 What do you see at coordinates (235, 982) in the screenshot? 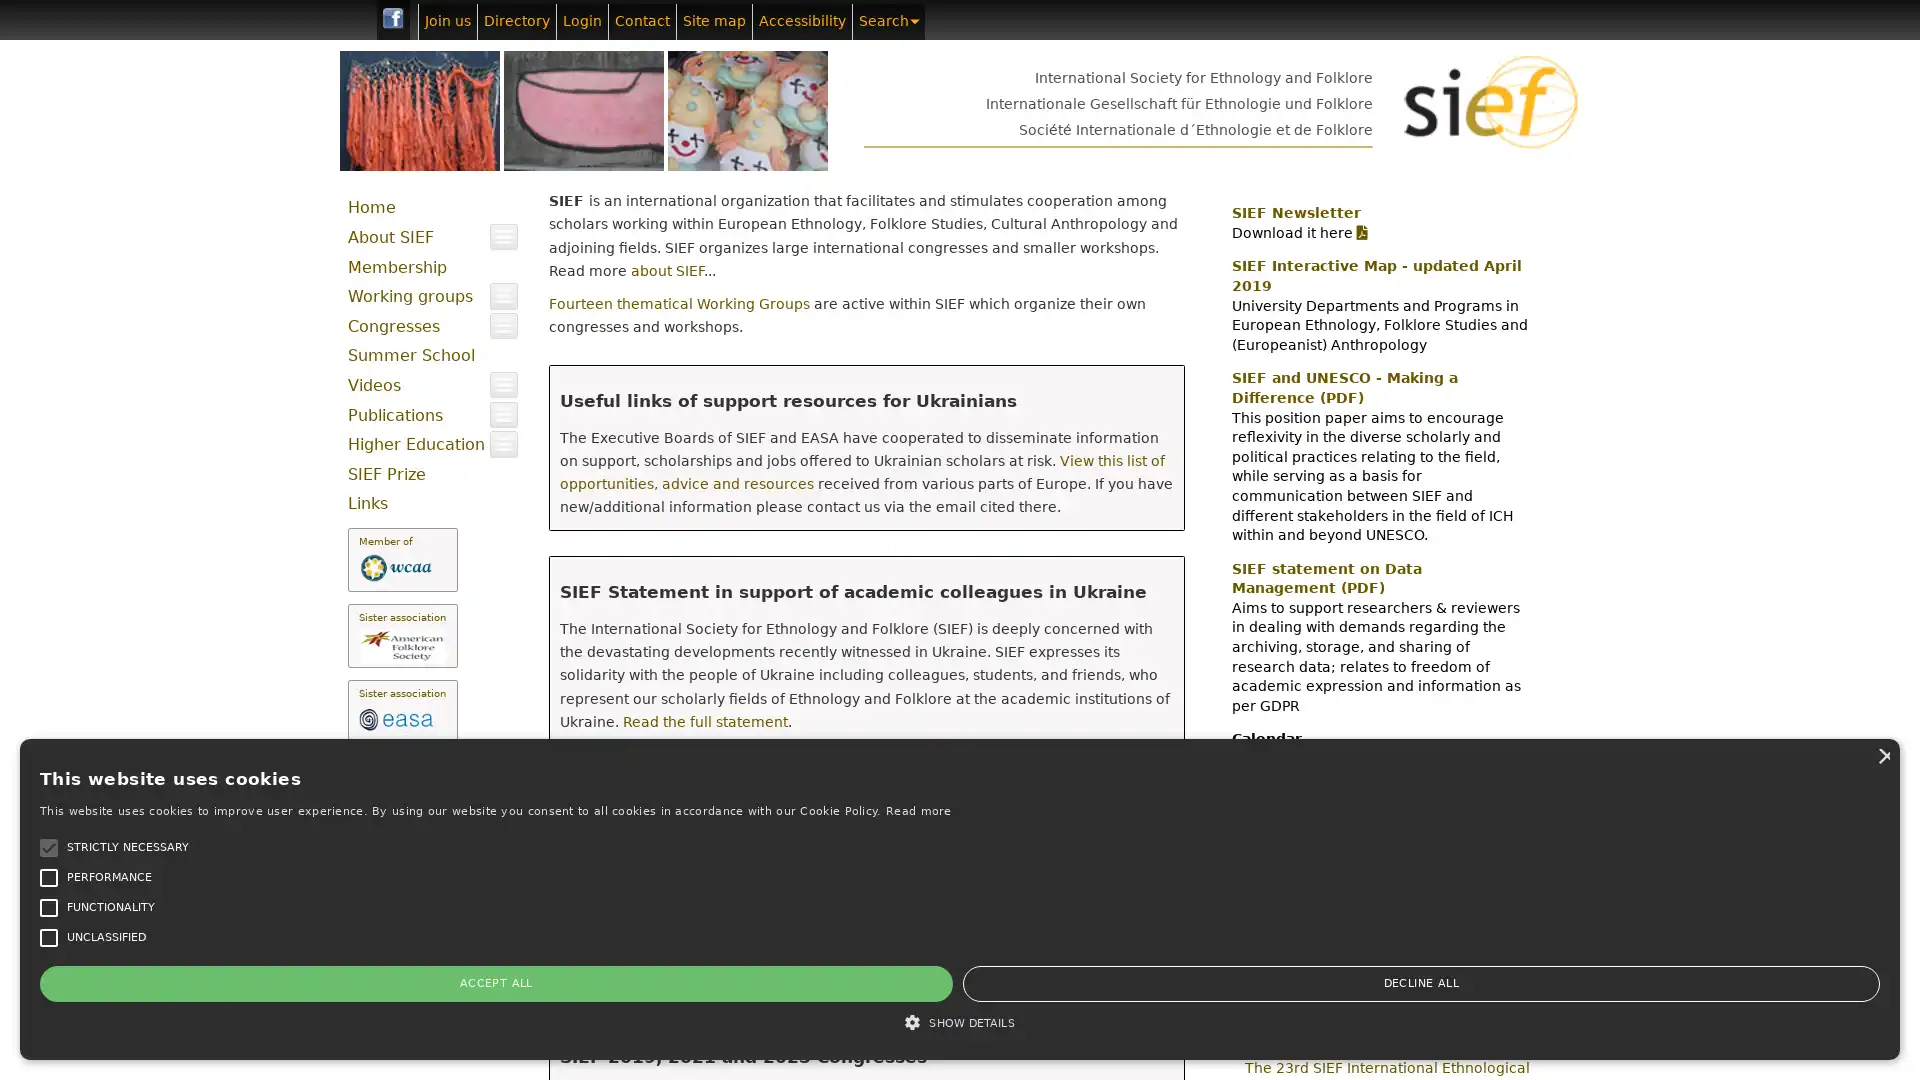
I see `DECLINE ALL` at bounding box center [235, 982].